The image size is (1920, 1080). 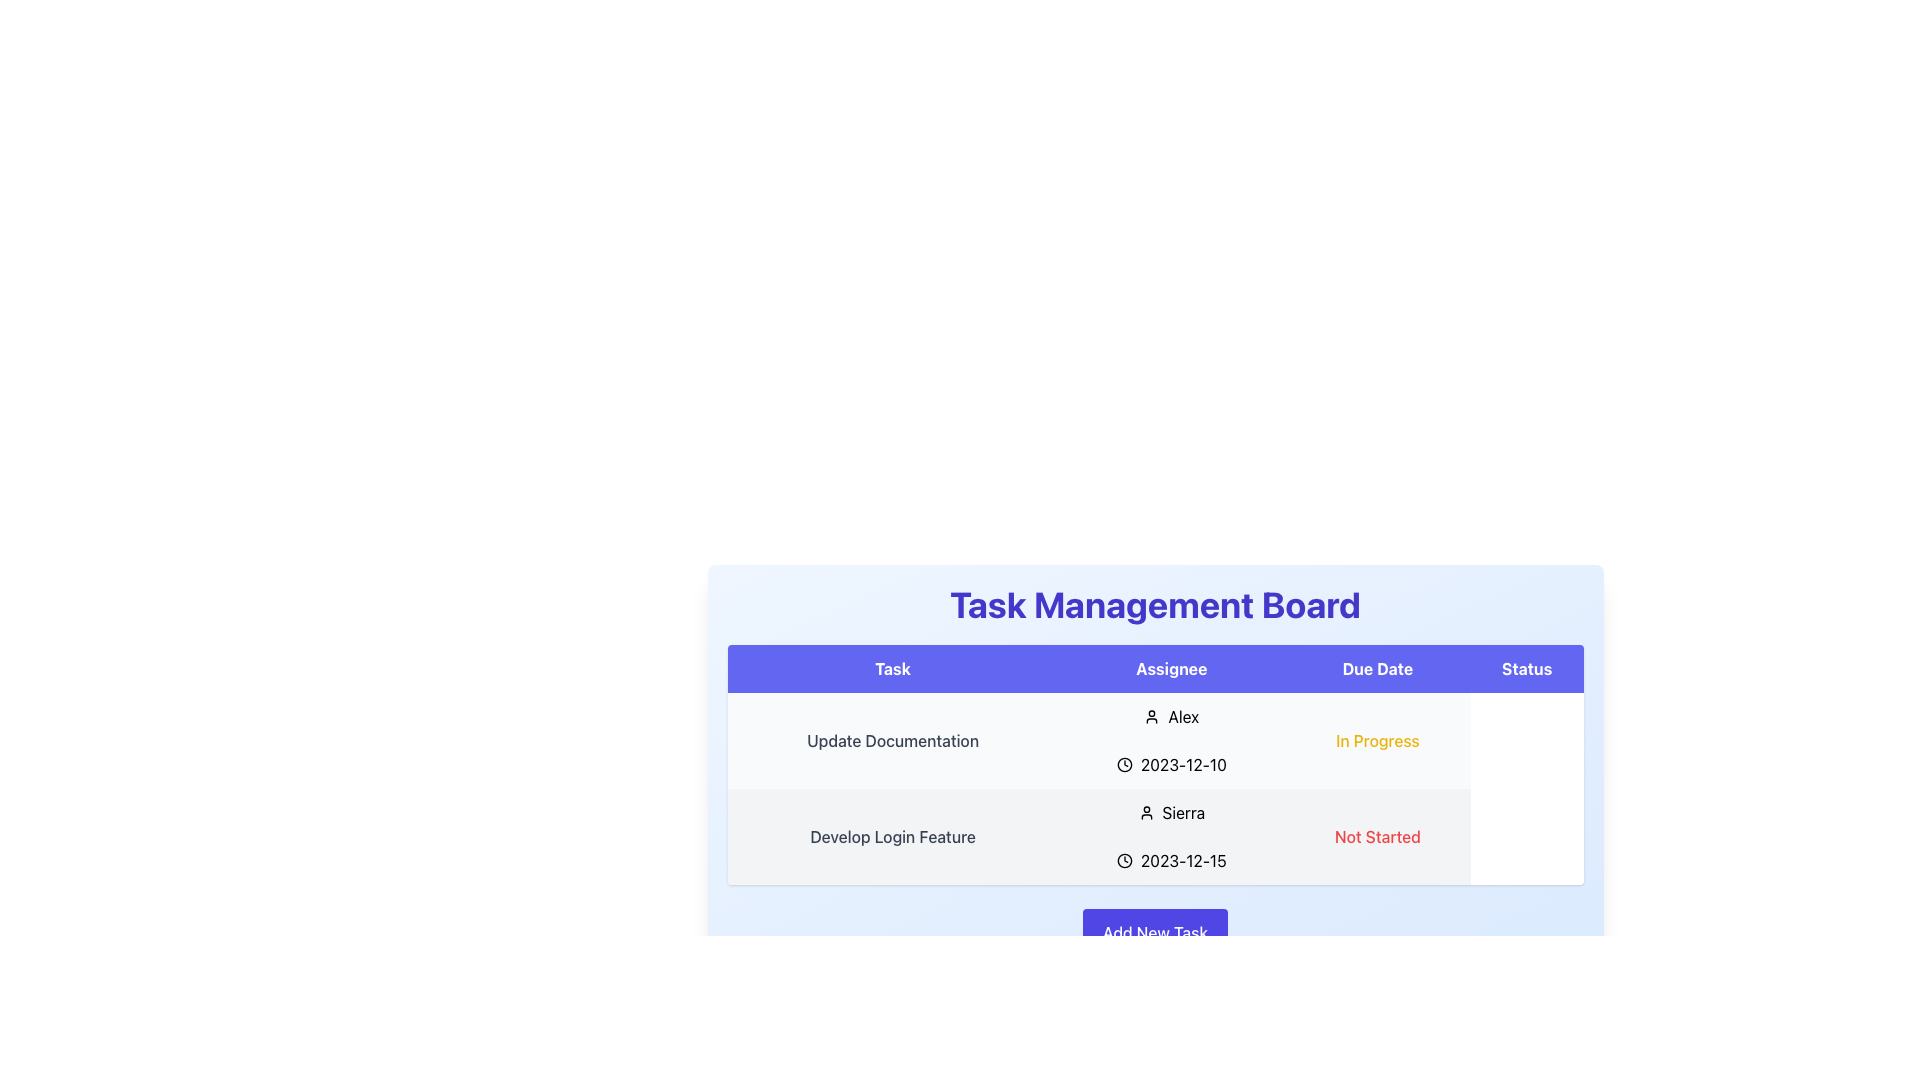 I want to click on the 'Add Task' button located at the bottom center of the Task Management Board to change its color, so click(x=1155, y=933).